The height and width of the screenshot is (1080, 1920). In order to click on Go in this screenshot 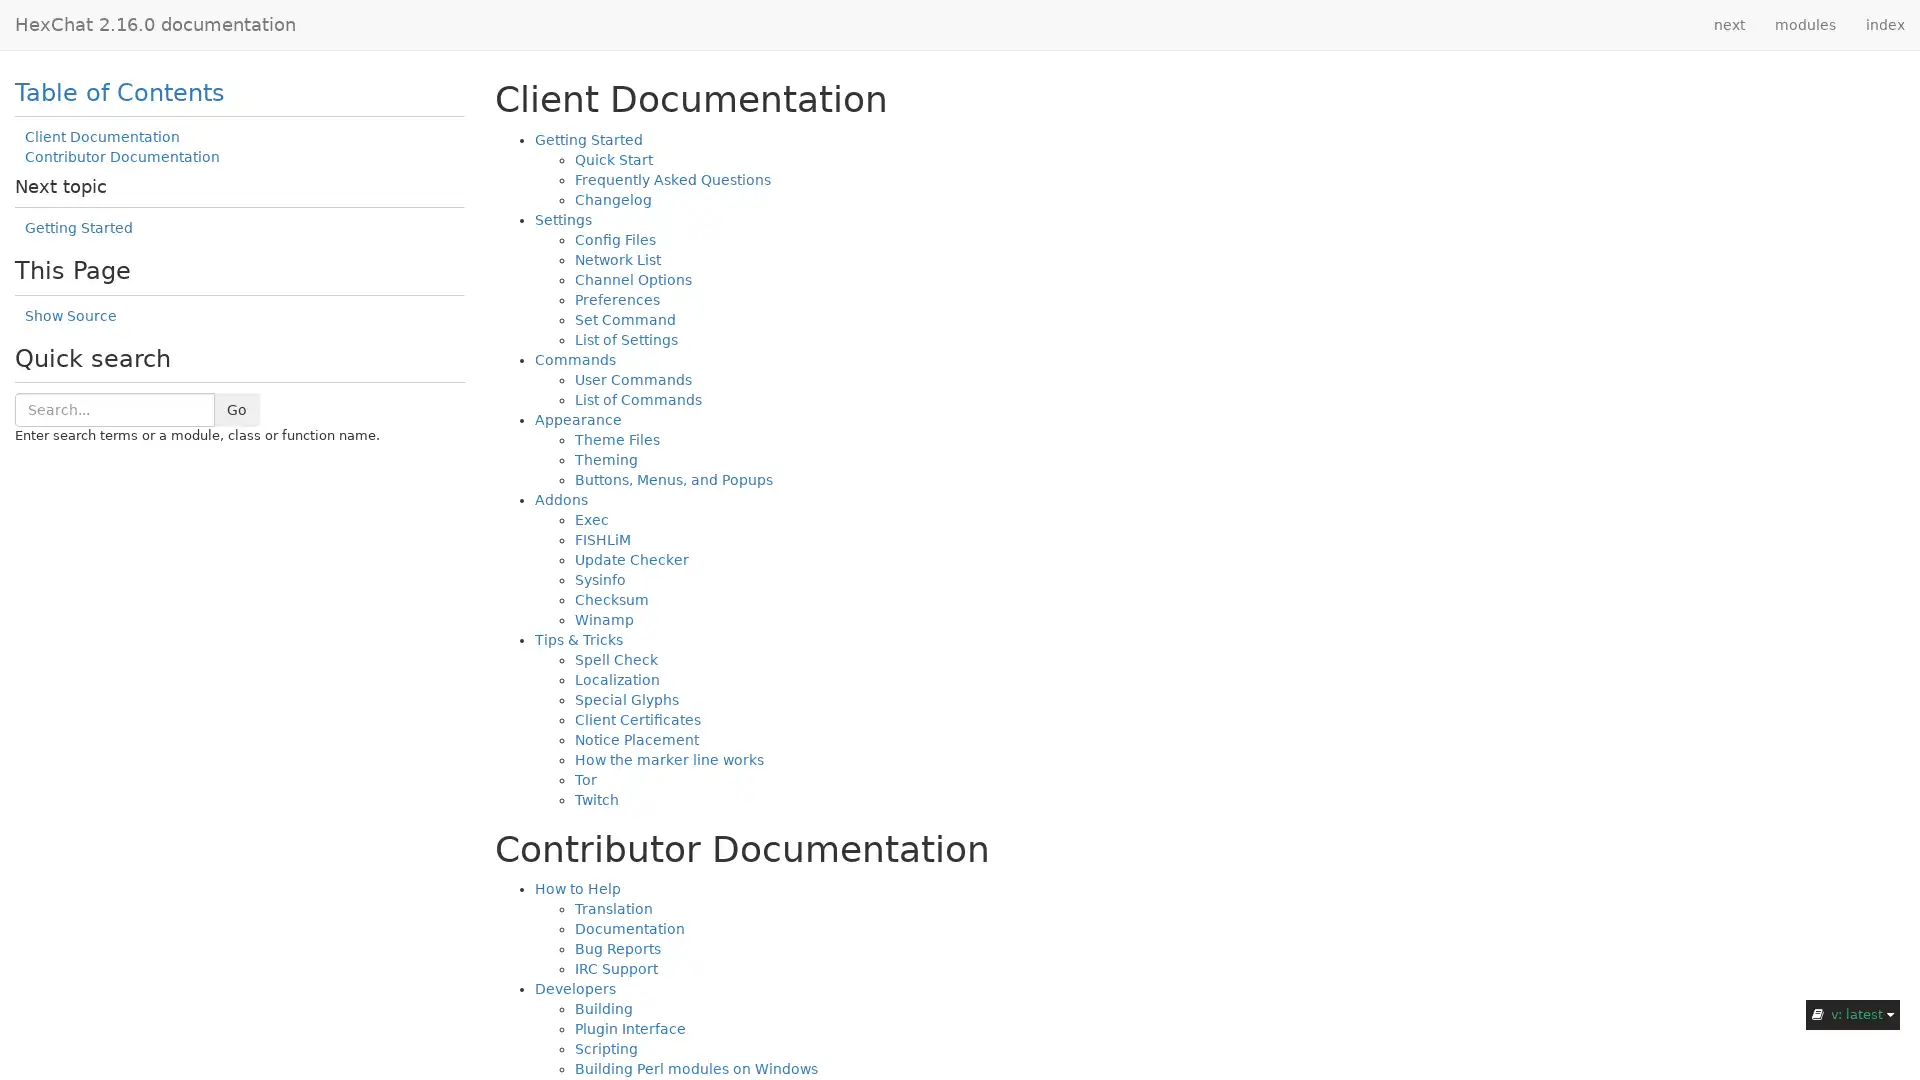, I will do `click(236, 407)`.